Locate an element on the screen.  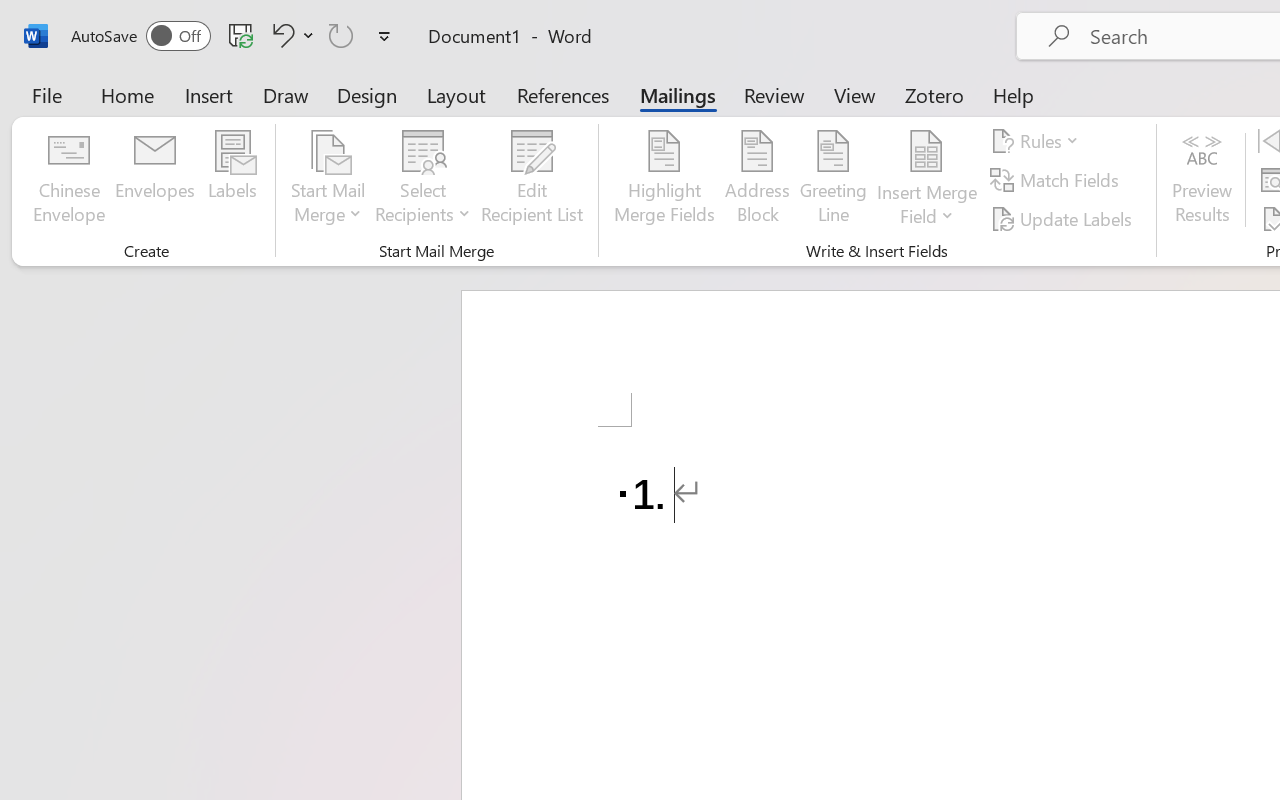
'Undo Number Default' is located at coordinates (279, 34).